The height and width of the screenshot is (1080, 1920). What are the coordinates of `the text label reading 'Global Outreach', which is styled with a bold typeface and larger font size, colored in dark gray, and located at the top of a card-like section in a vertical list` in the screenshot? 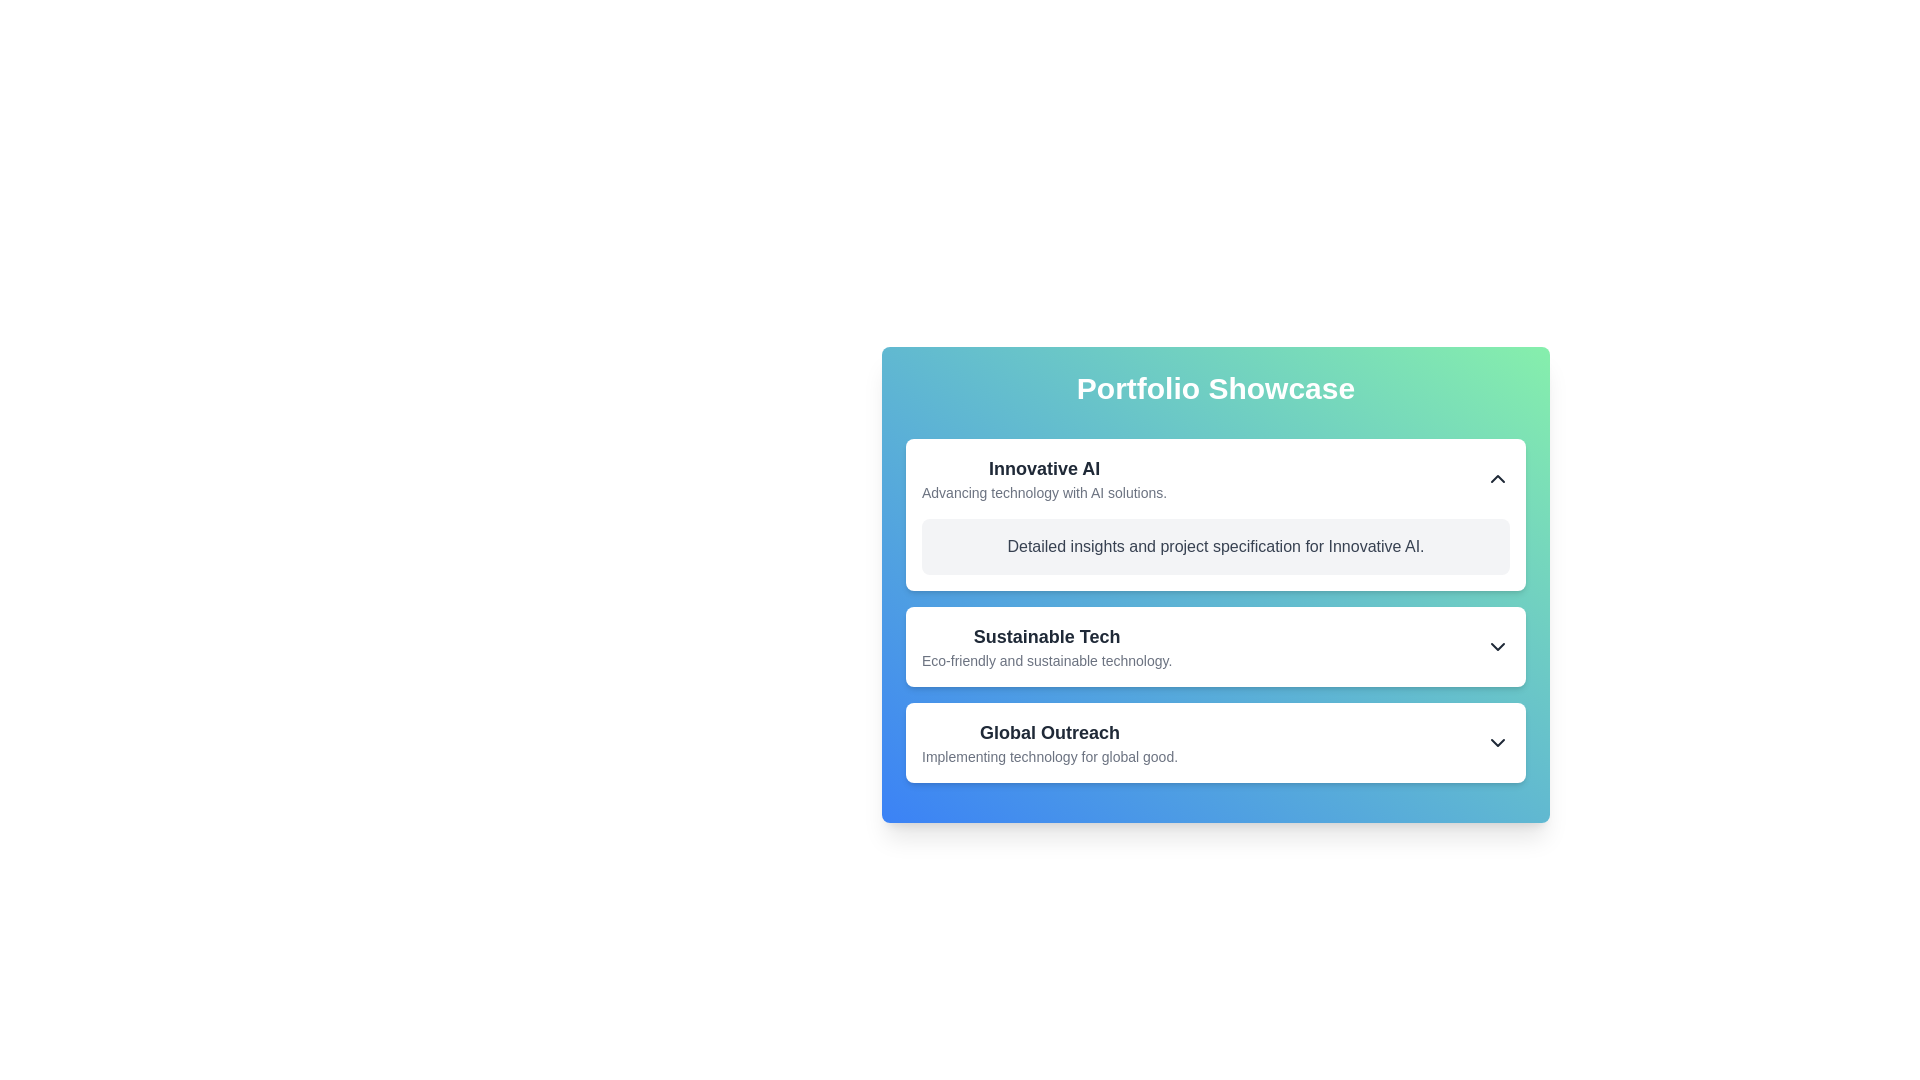 It's located at (1049, 732).